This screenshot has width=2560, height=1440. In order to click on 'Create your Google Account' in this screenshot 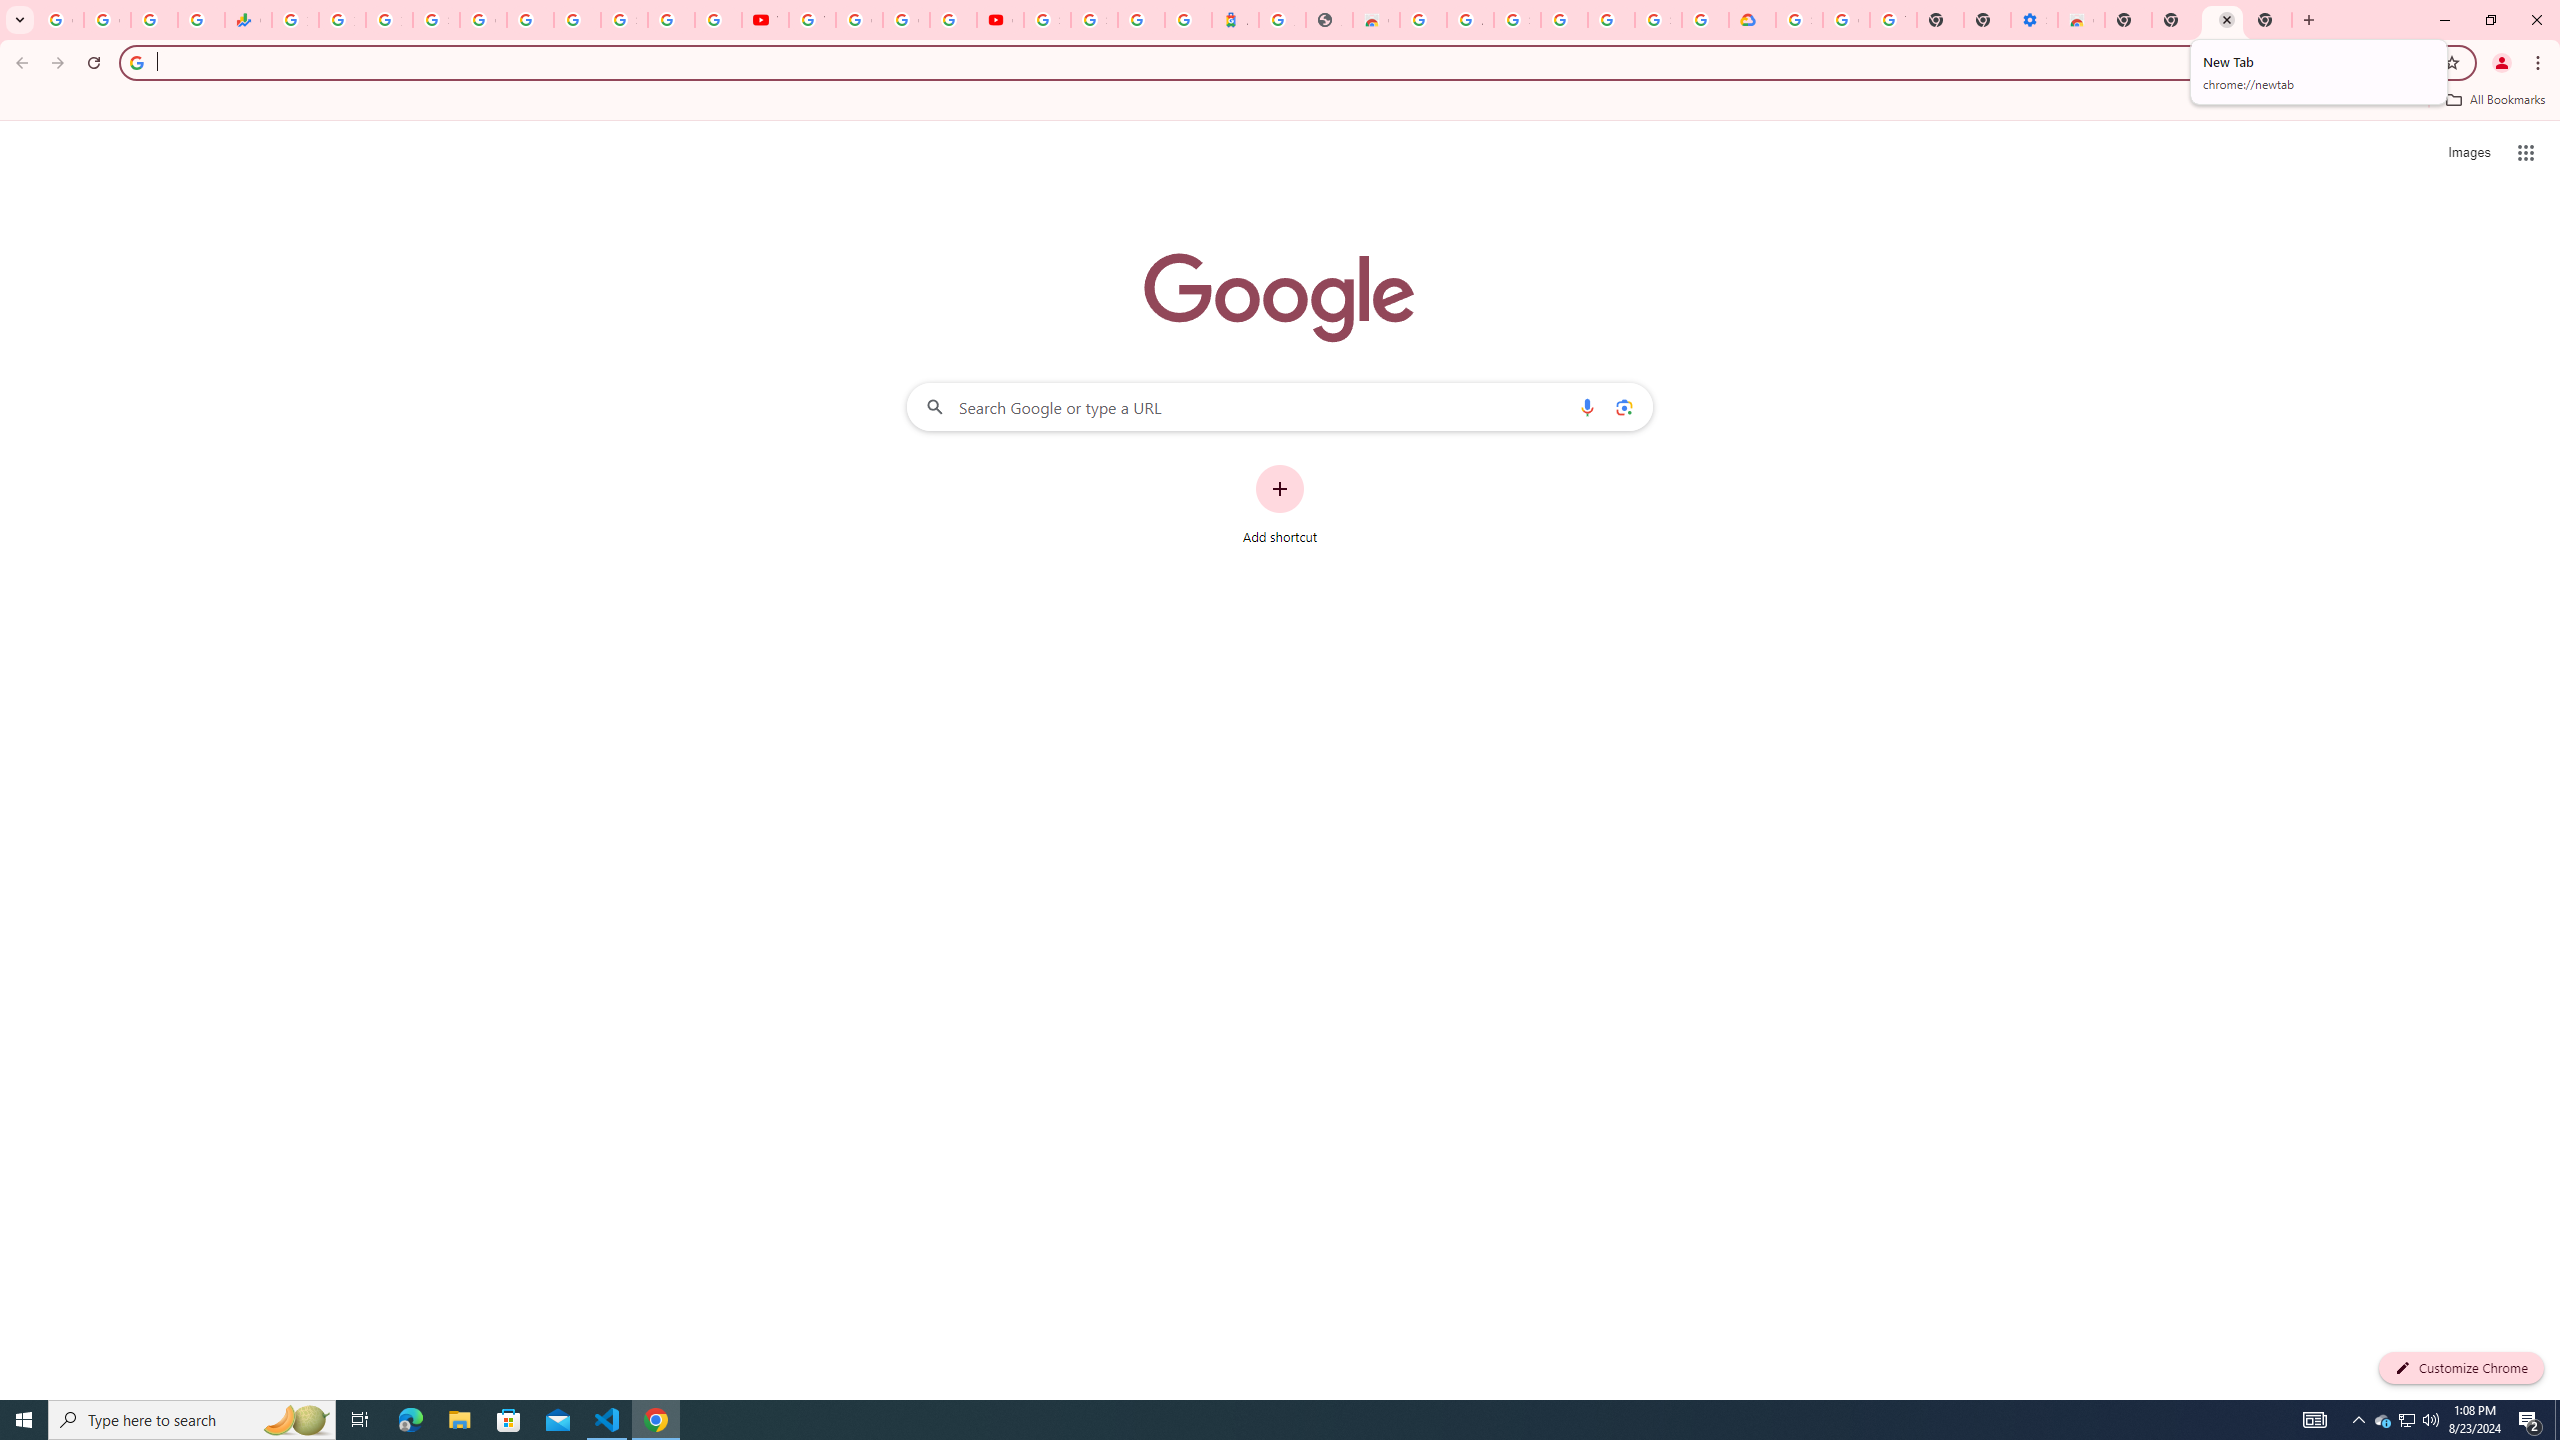, I will do `click(905, 19)`.